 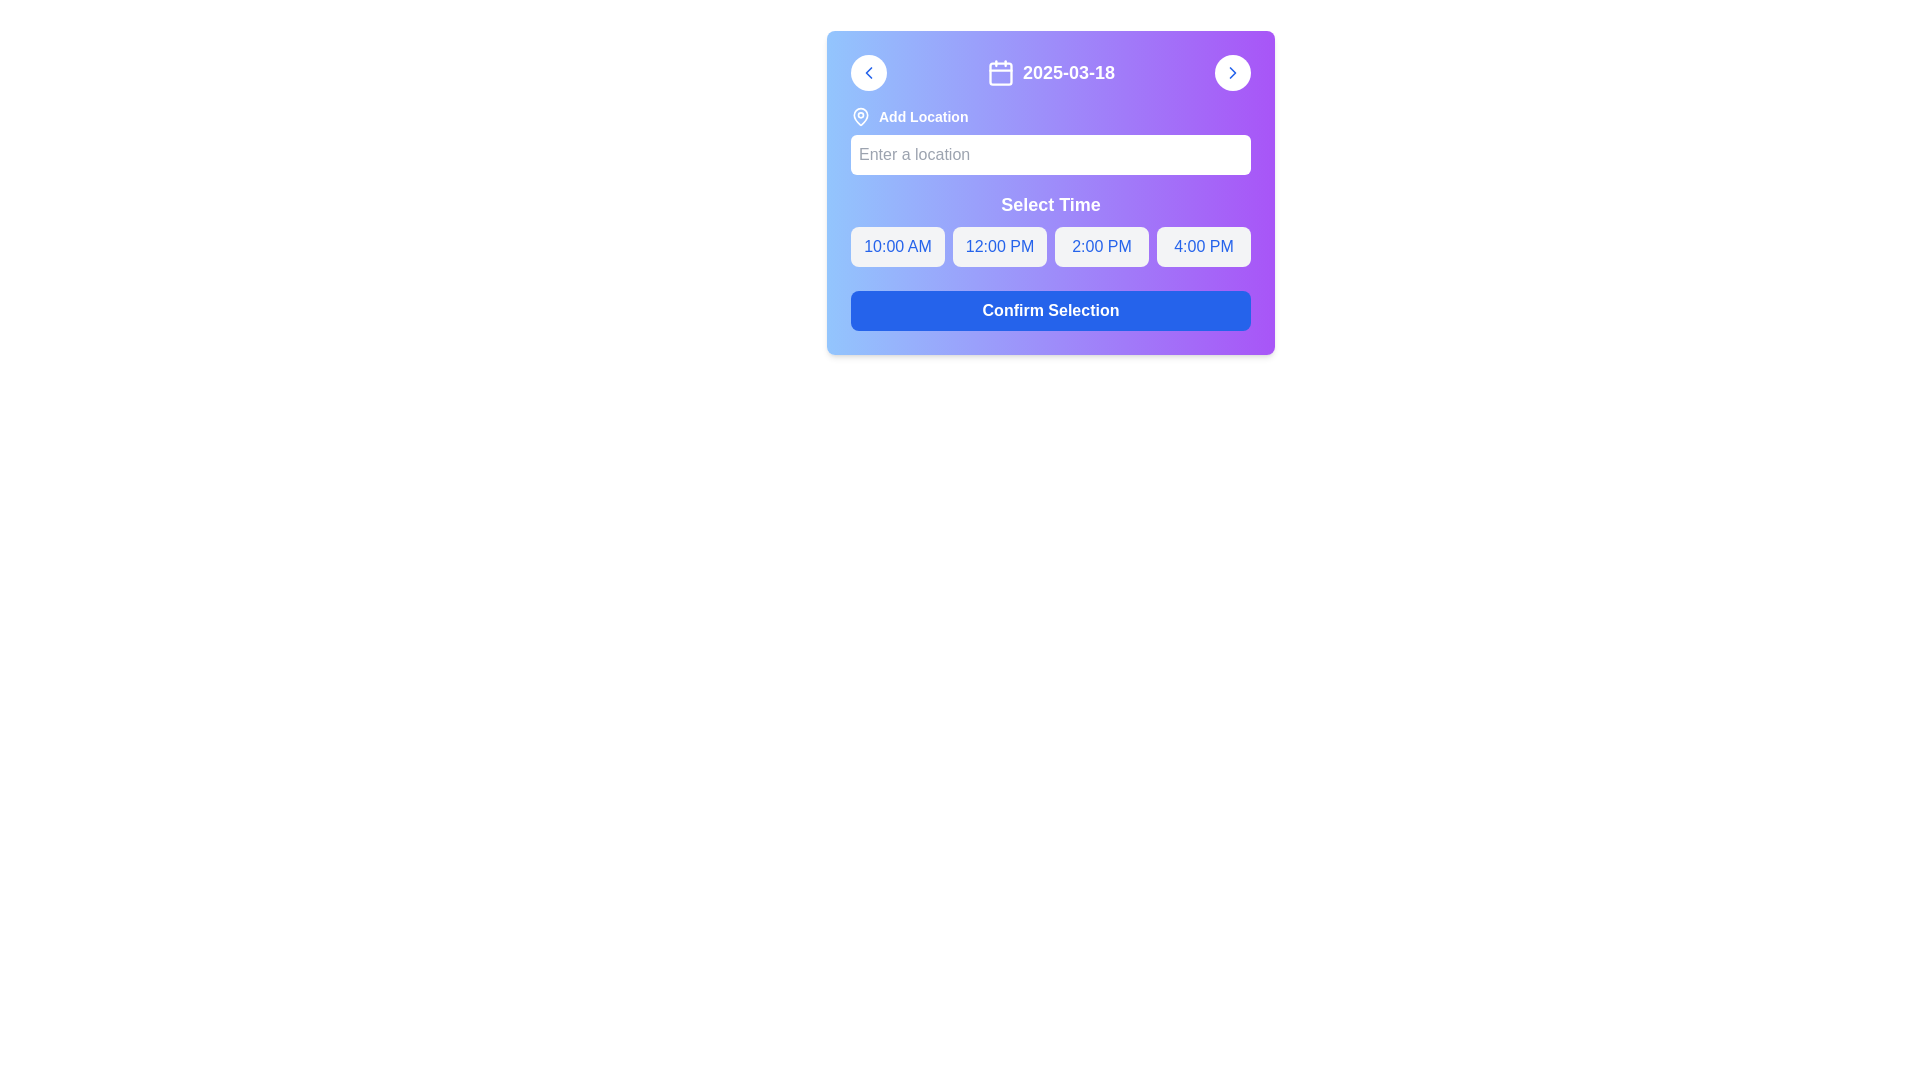 What do you see at coordinates (922, 116) in the screenshot?
I see `the 'Add Location' text label, which is displayed in bold white font on a gradient blue-to-purple background, located in the top-middle section of the interface` at bounding box center [922, 116].